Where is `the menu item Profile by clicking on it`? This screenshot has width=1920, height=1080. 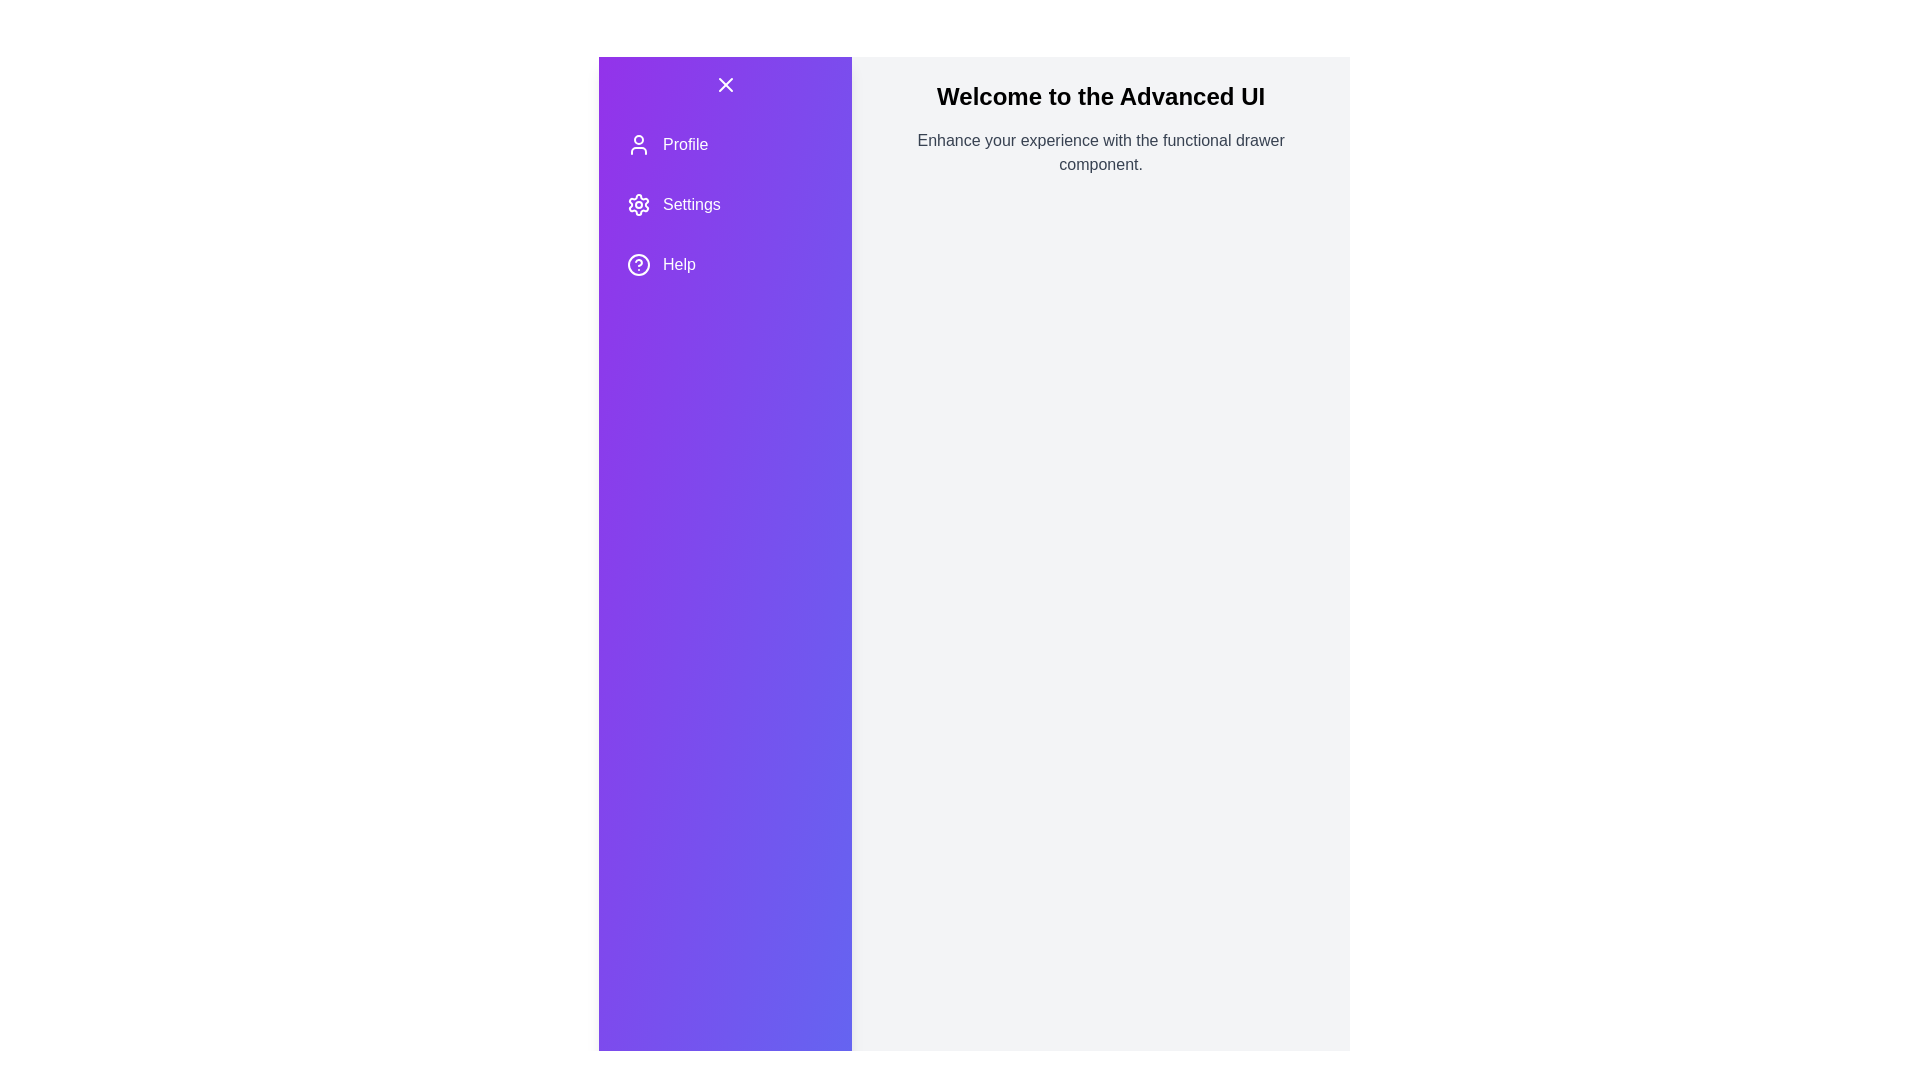
the menu item Profile by clicking on it is located at coordinates (724, 144).